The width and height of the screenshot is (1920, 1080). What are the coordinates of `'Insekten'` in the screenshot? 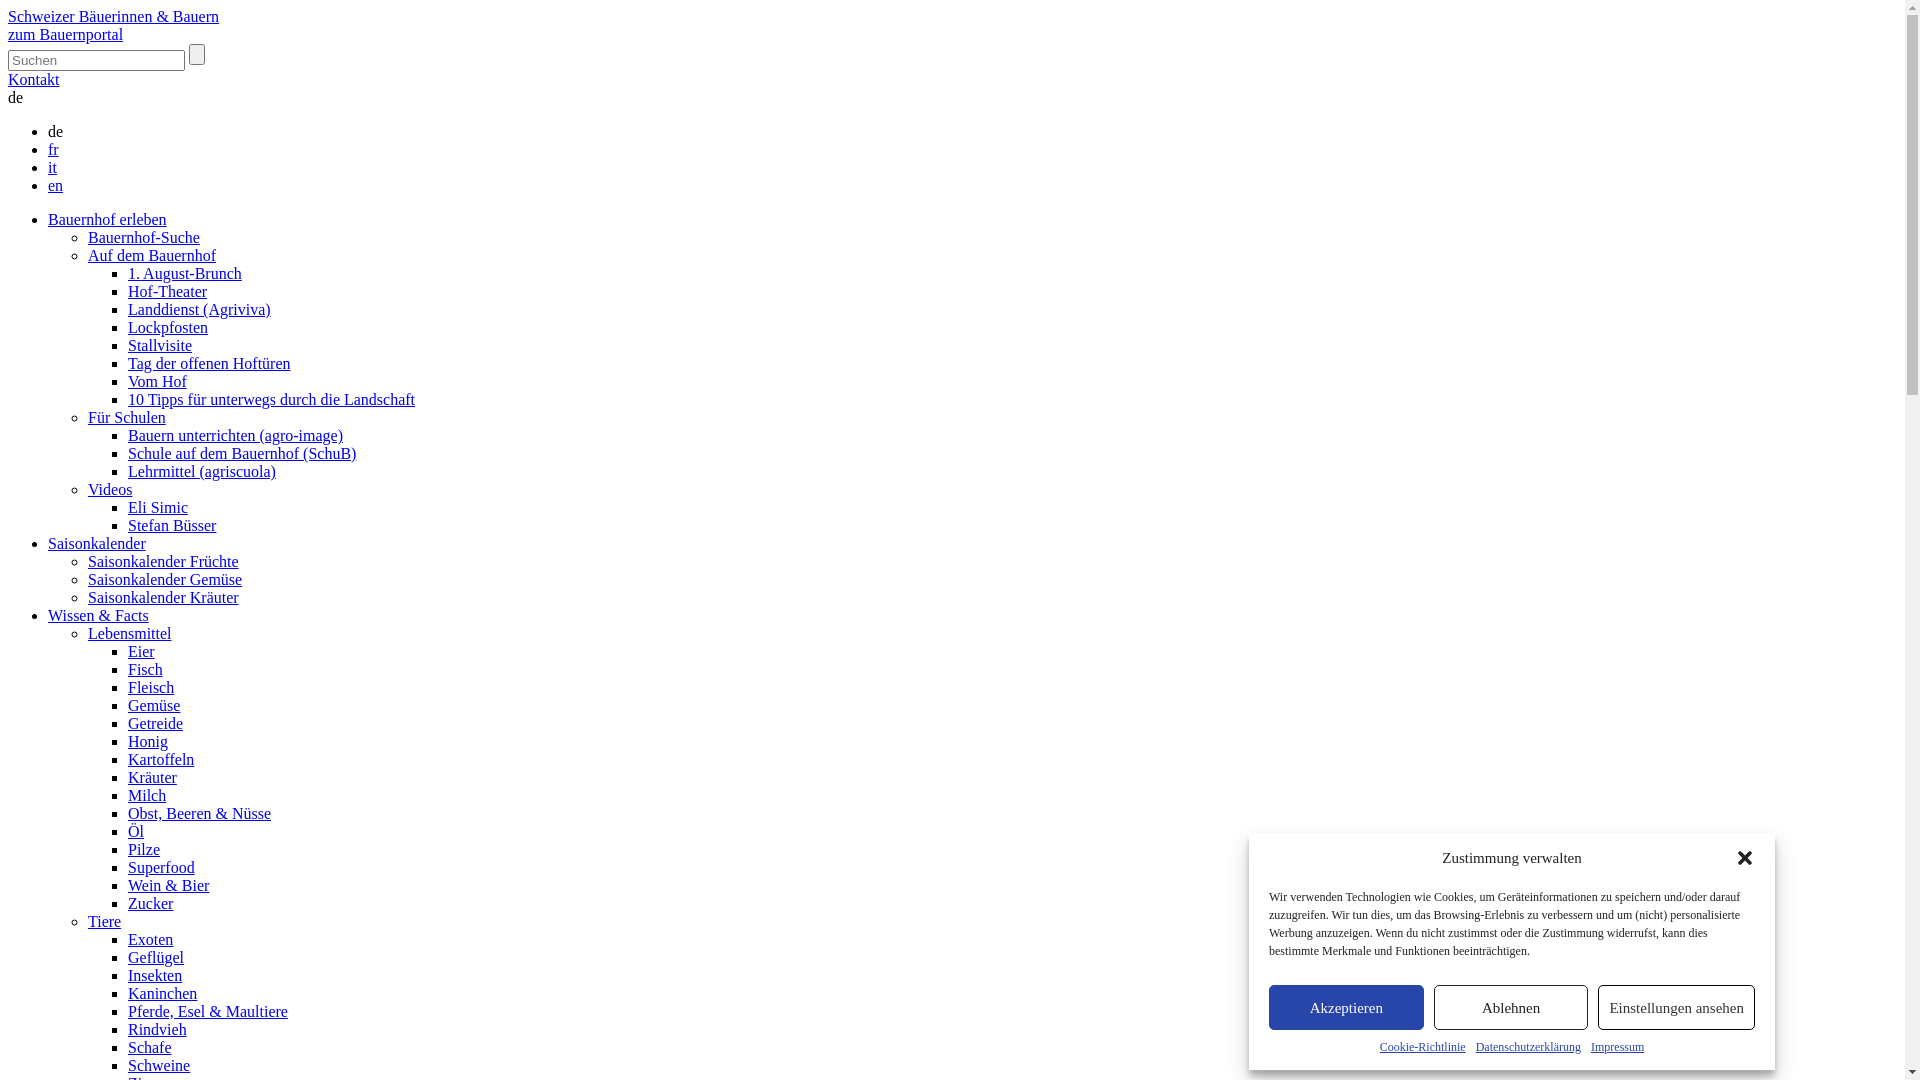 It's located at (153, 974).